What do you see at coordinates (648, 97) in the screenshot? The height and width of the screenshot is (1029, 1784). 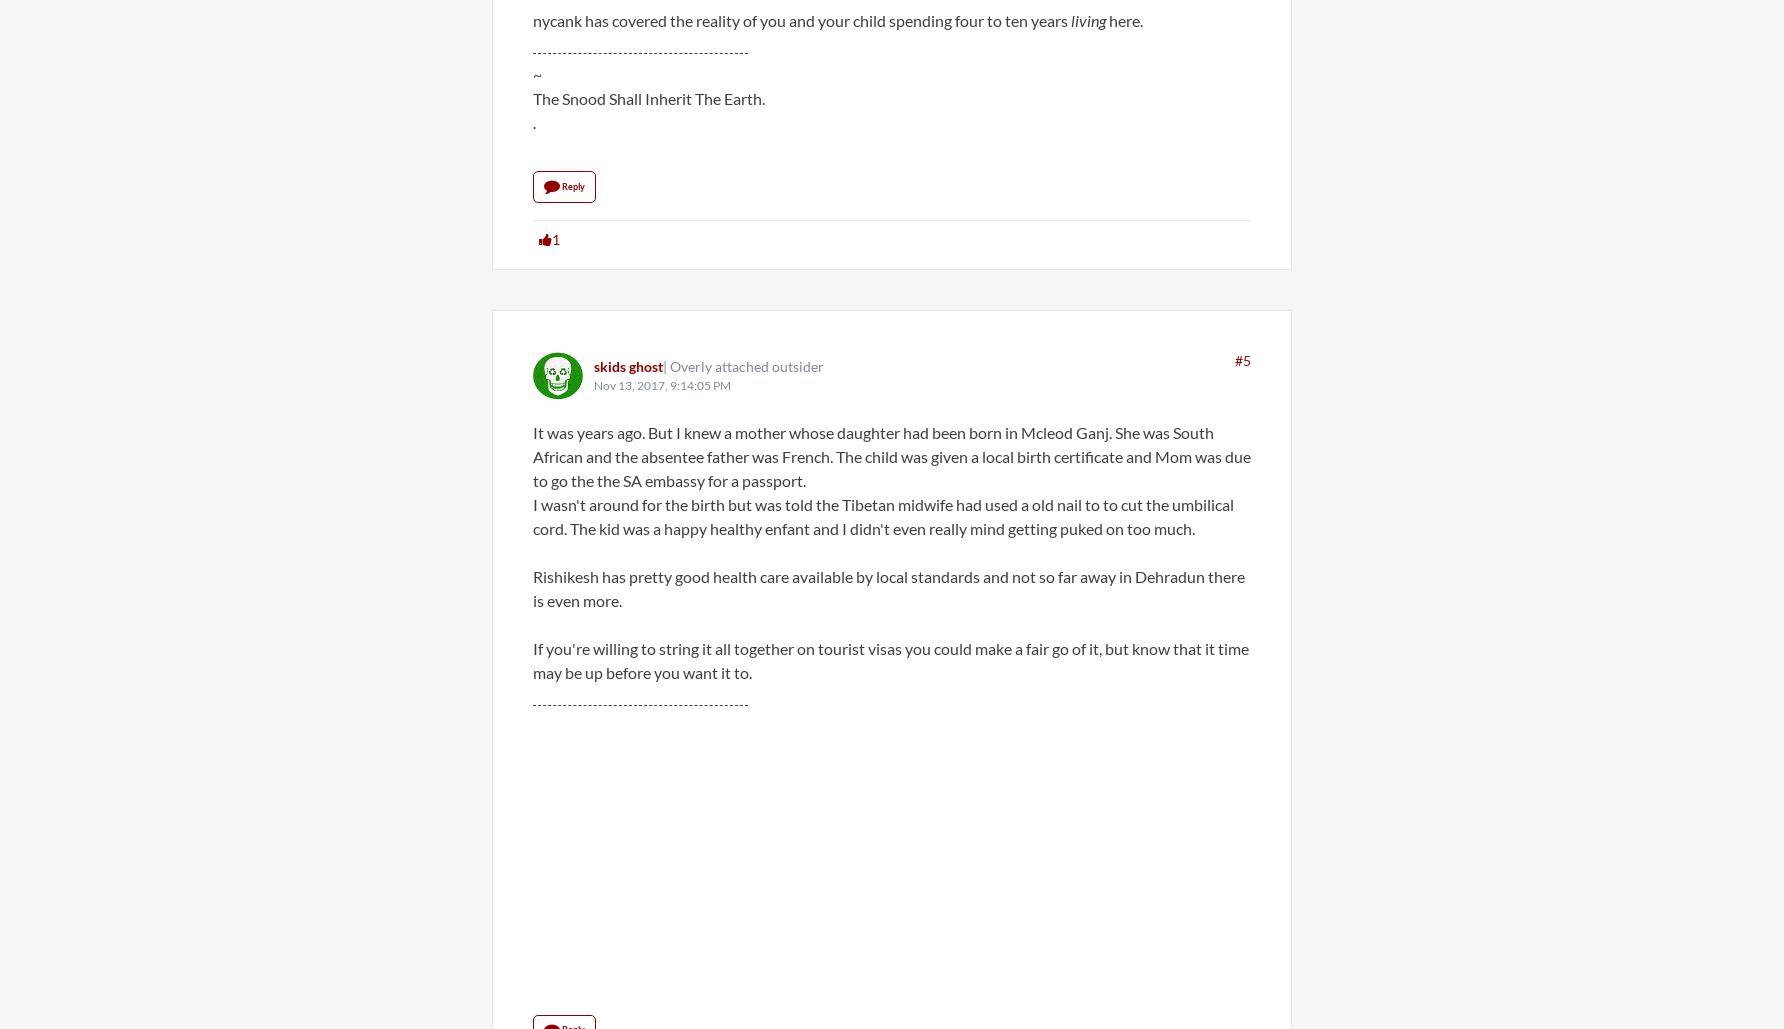 I see `'The Snood Shall Inherit The Earth.'` at bounding box center [648, 97].